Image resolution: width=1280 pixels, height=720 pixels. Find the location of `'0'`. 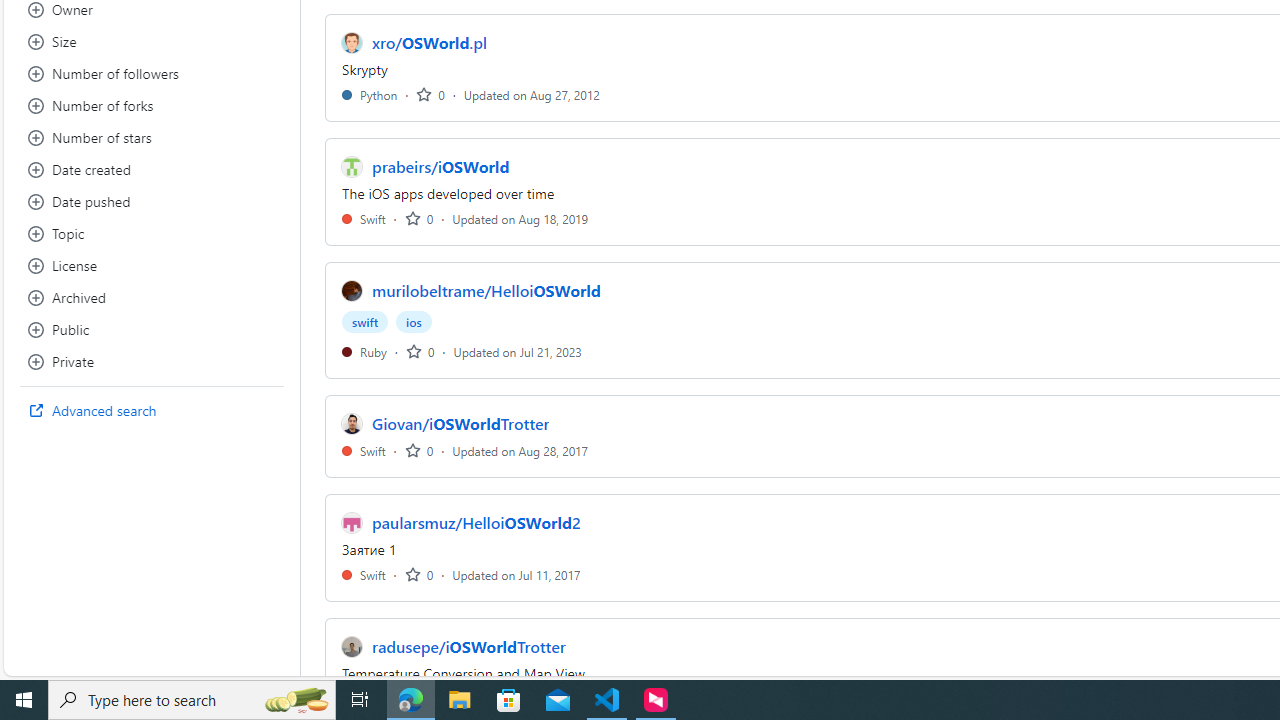

'0' is located at coordinates (418, 574).